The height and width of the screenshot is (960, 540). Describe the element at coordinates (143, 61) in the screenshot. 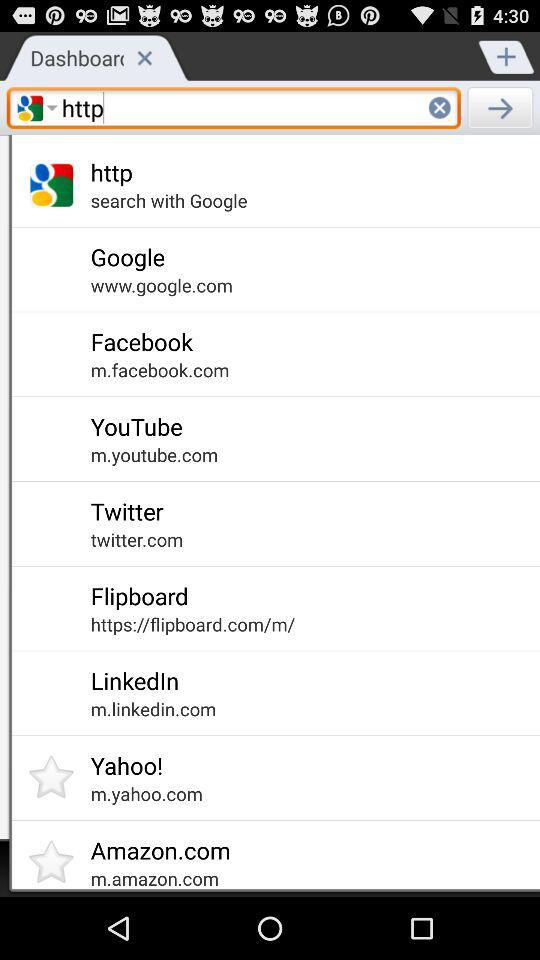

I see `the close icon` at that location.